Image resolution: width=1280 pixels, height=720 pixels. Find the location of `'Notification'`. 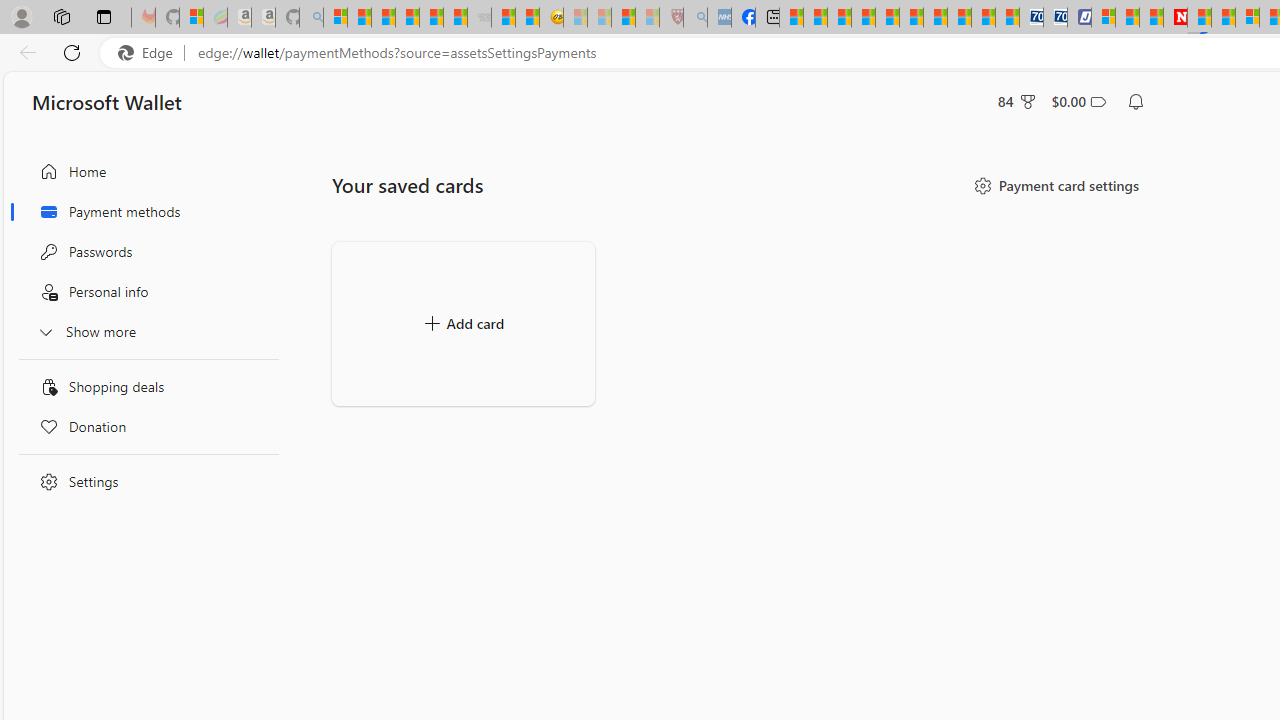

'Notification' is located at coordinates (1136, 101).